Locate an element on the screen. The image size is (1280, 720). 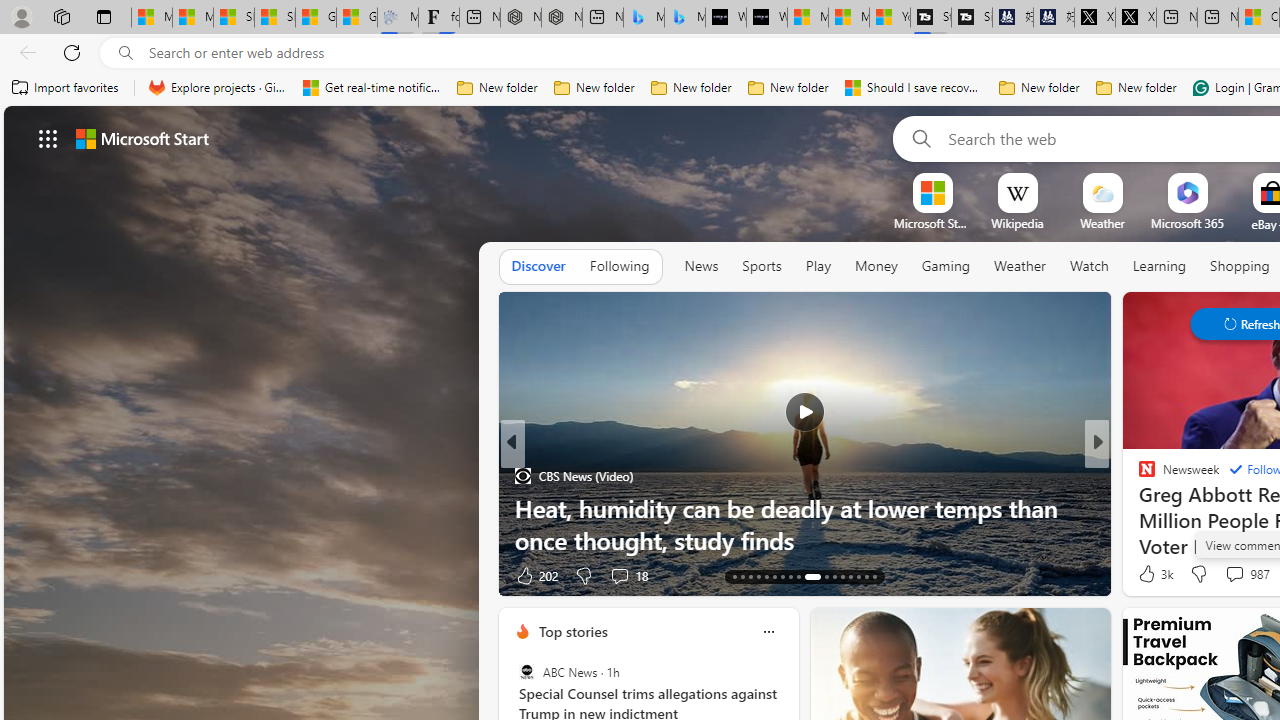
'Microsoft Bing Travel - Stays in Bangkok, Bangkok, Thailand' is located at coordinates (643, 17).